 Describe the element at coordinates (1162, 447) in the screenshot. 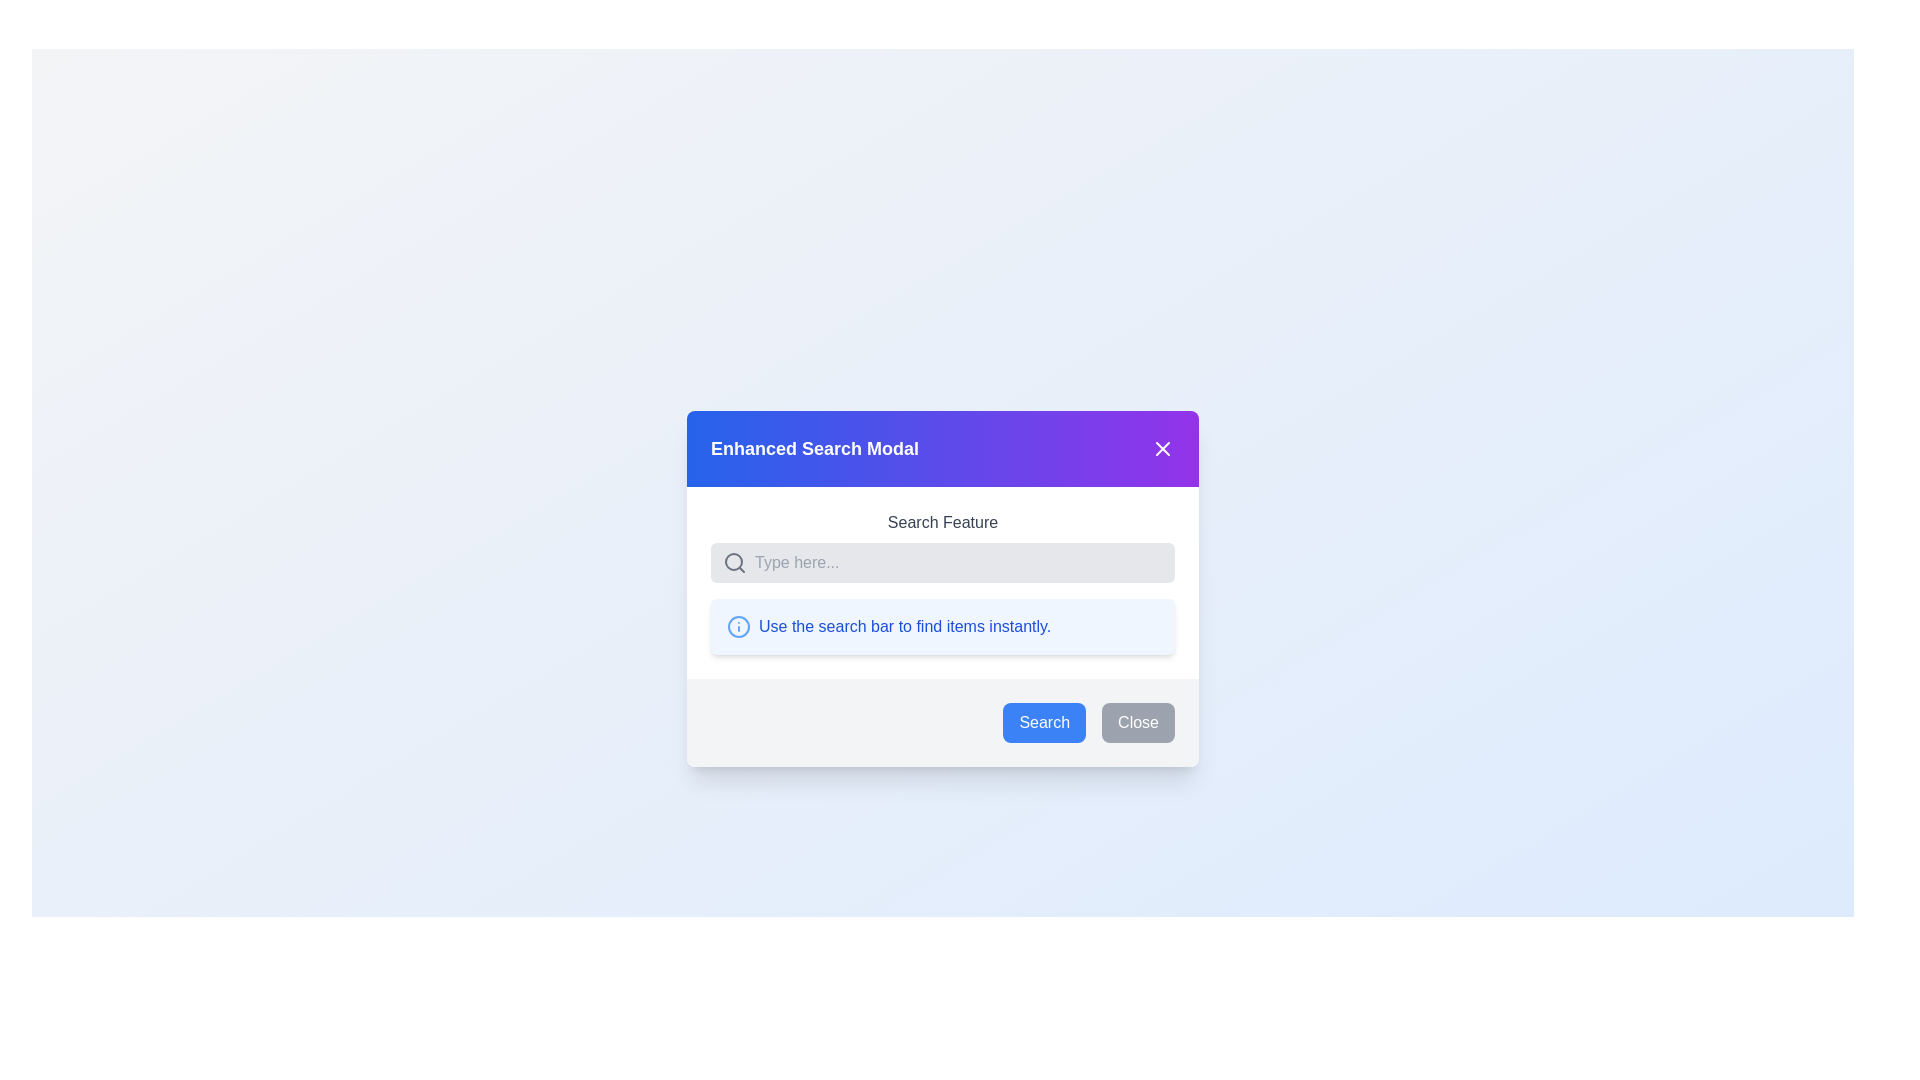

I see `the close icon in the top-right region of the Enhanced Search Modal` at that location.